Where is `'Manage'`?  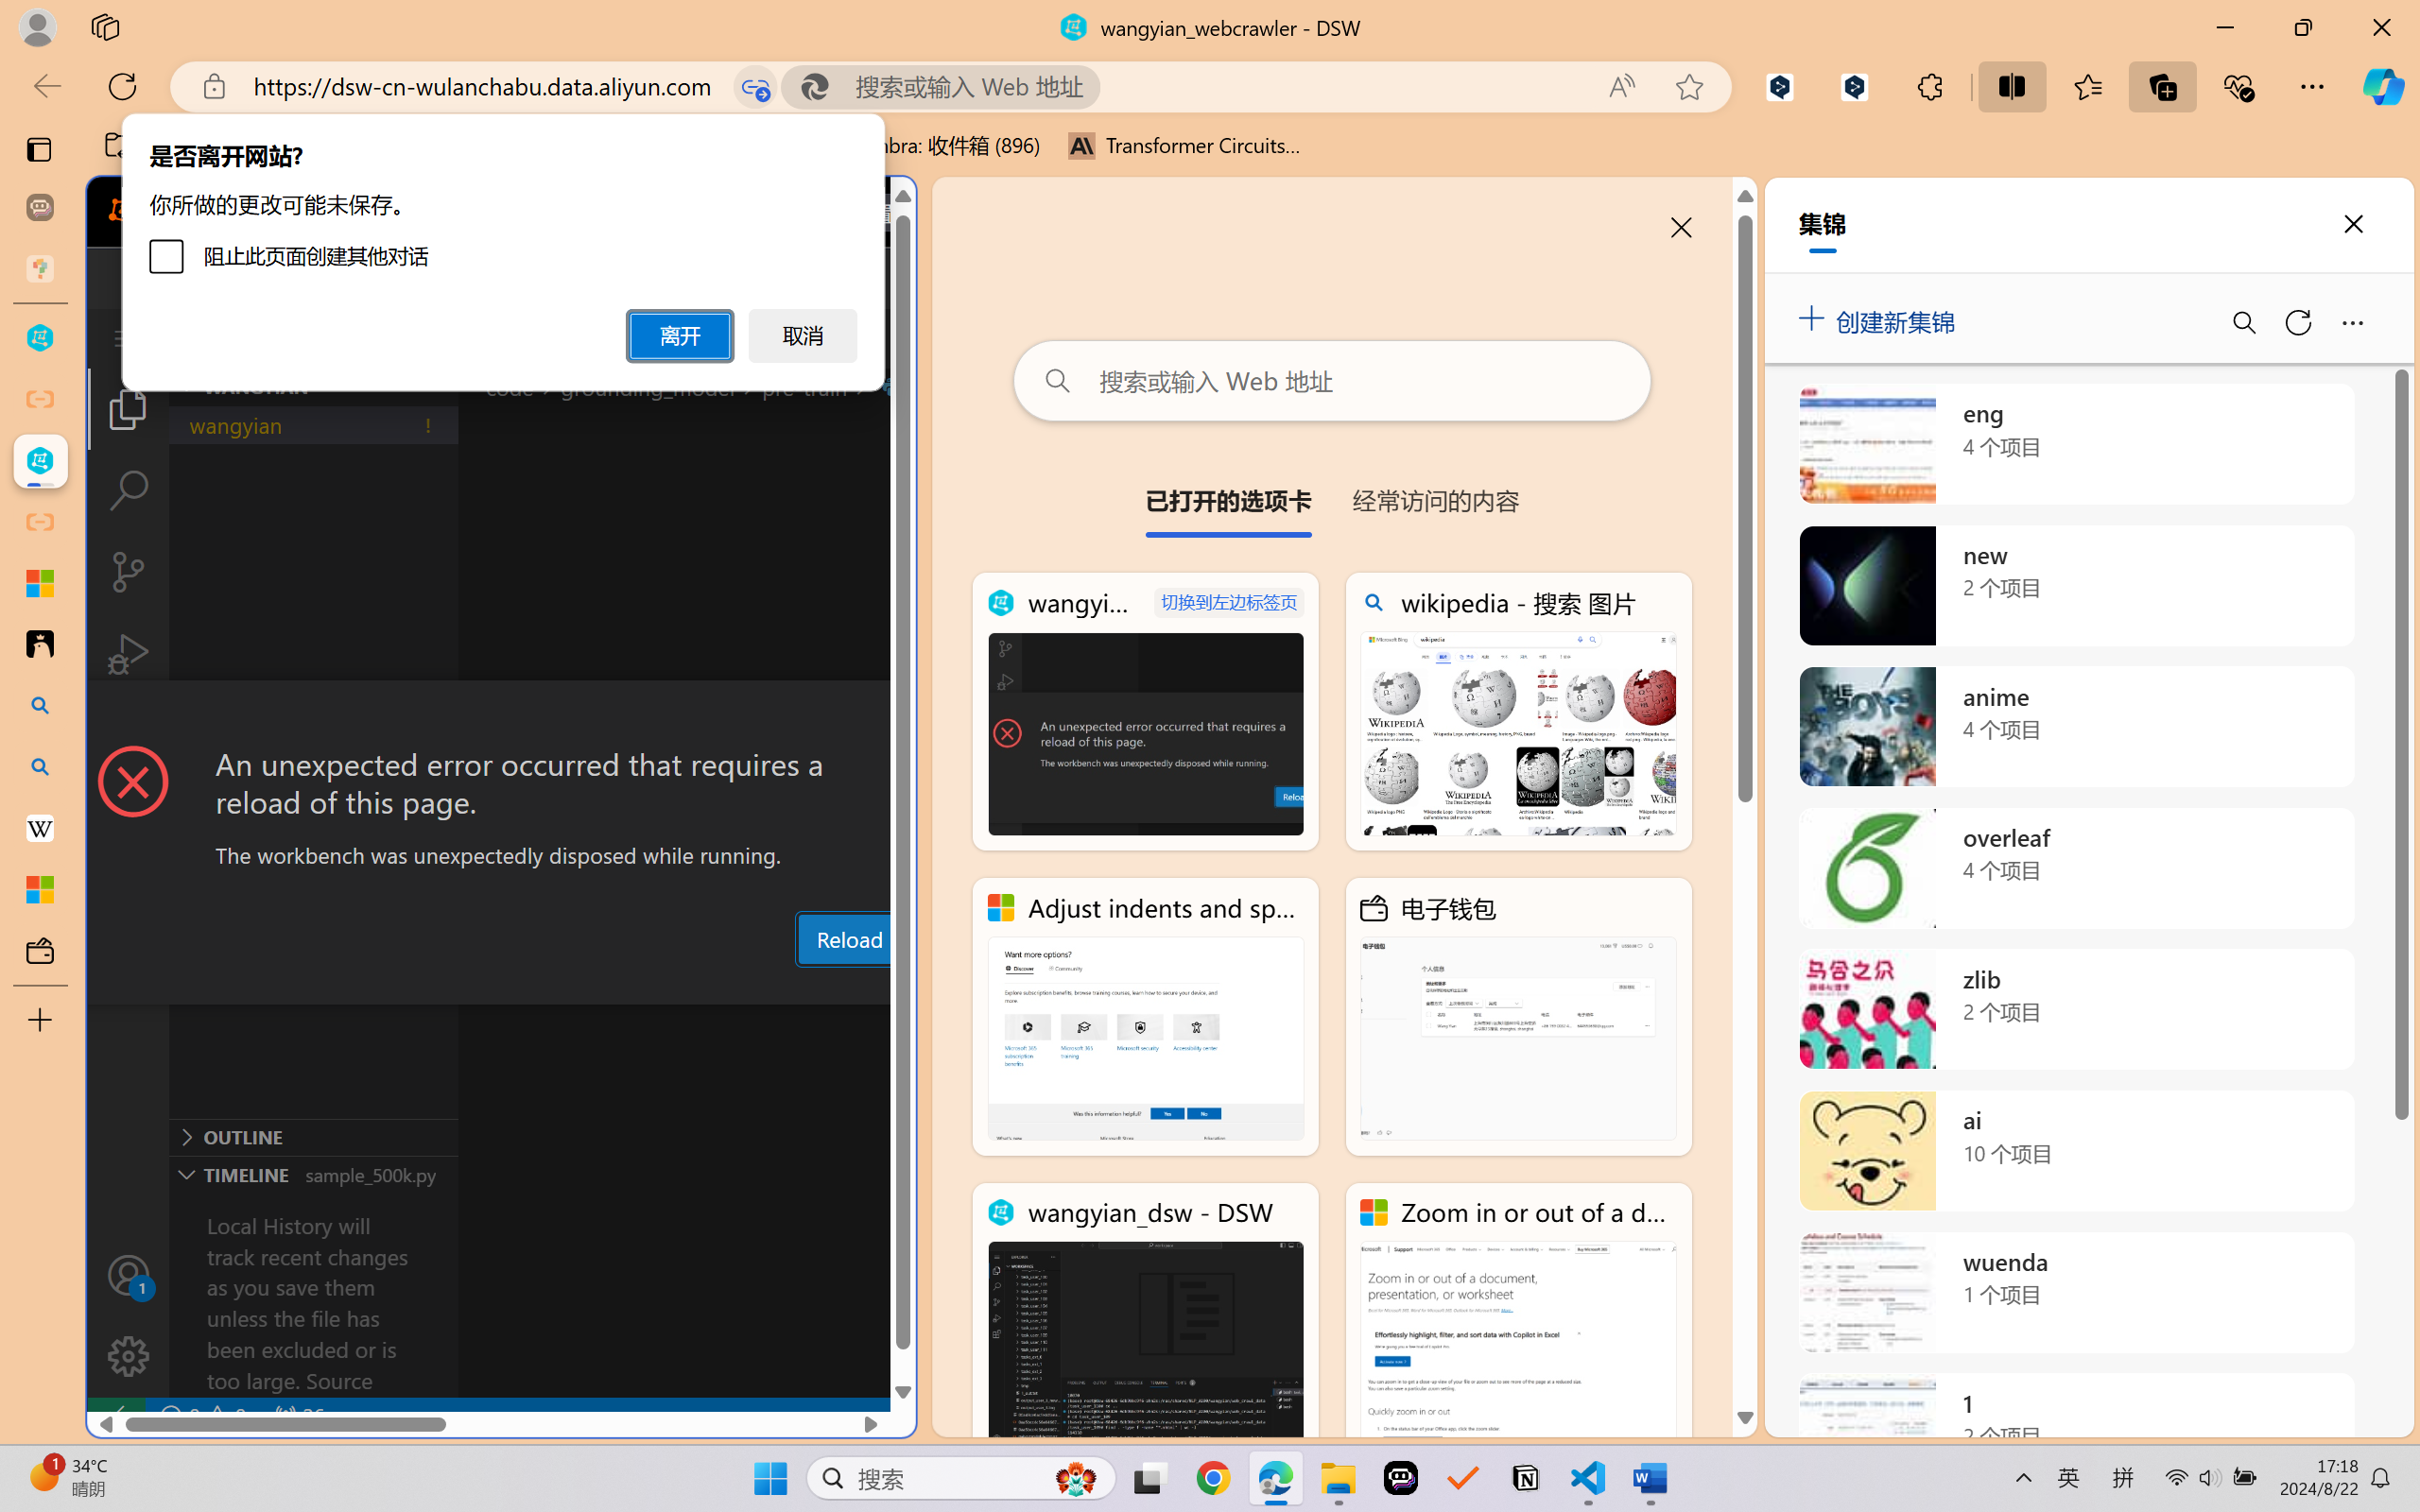 'Manage' is located at coordinates (127, 1314).